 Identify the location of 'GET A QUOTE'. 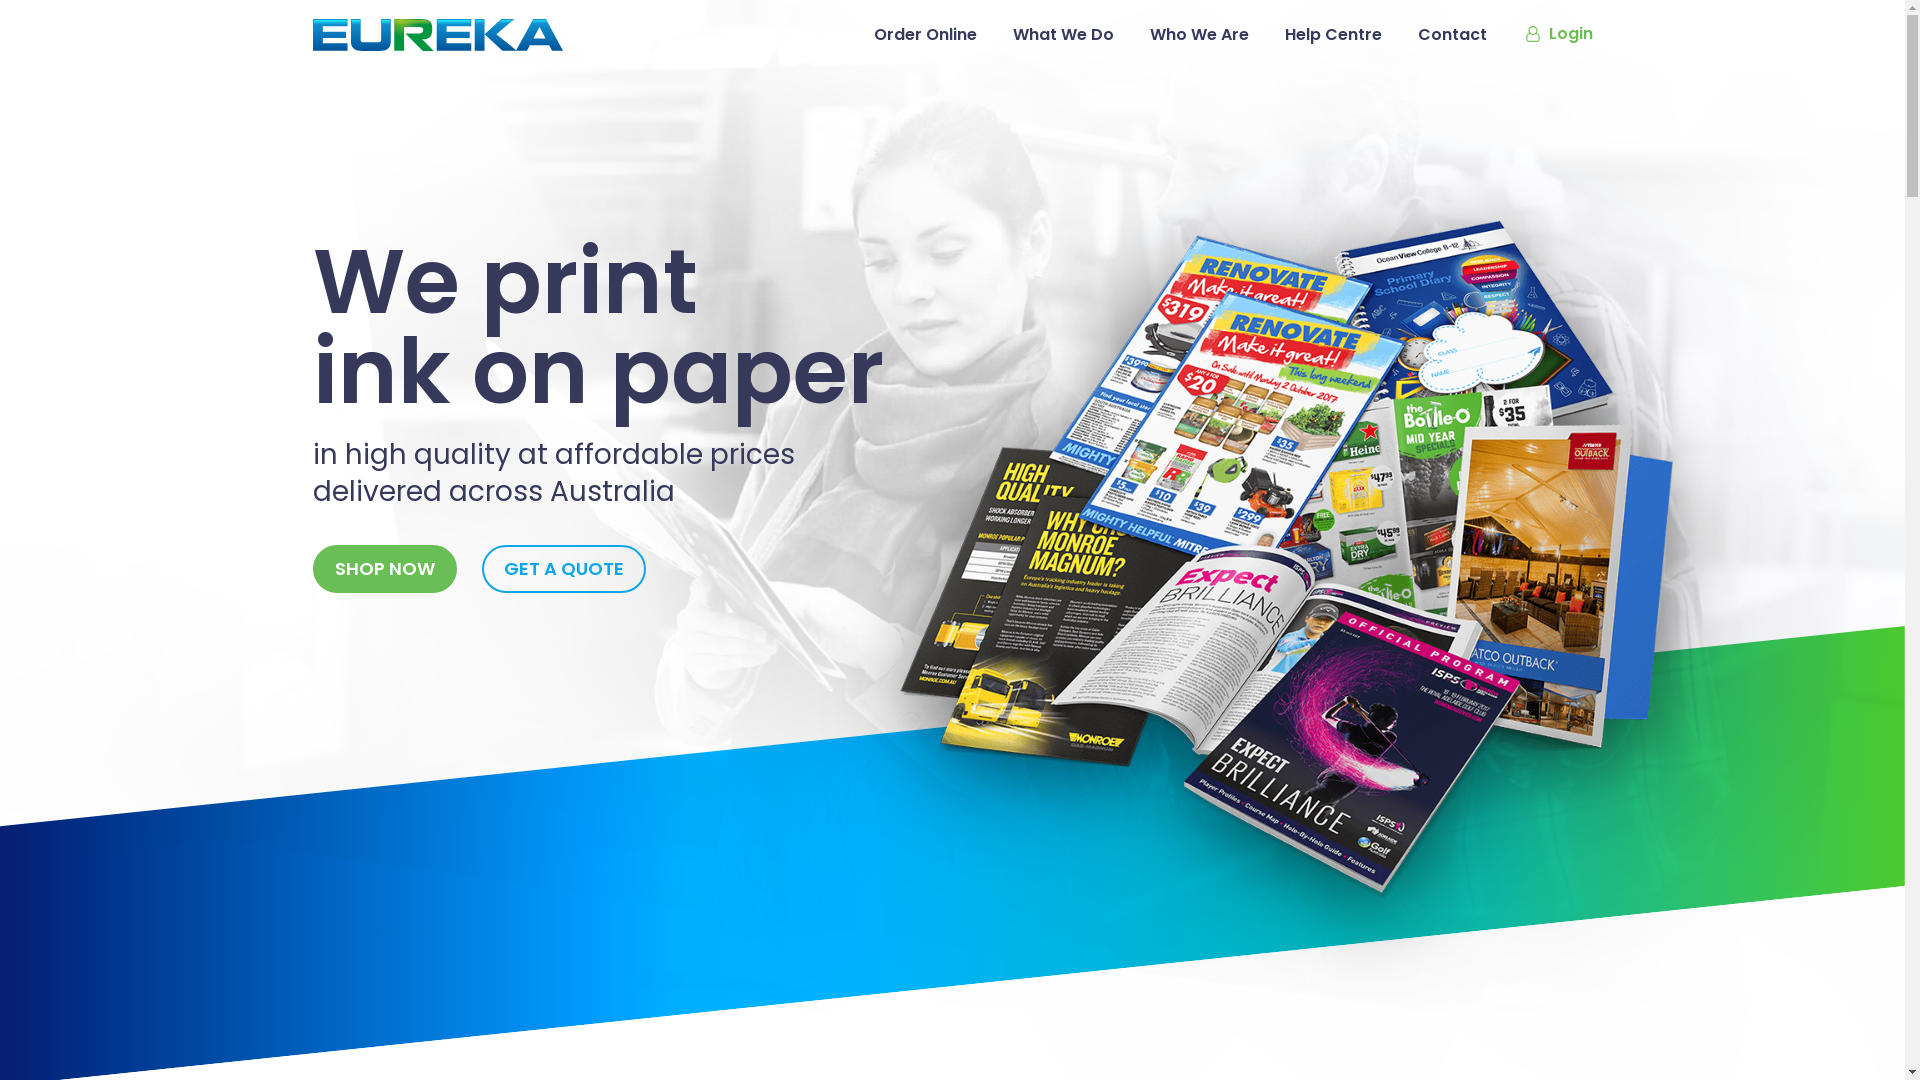
(563, 569).